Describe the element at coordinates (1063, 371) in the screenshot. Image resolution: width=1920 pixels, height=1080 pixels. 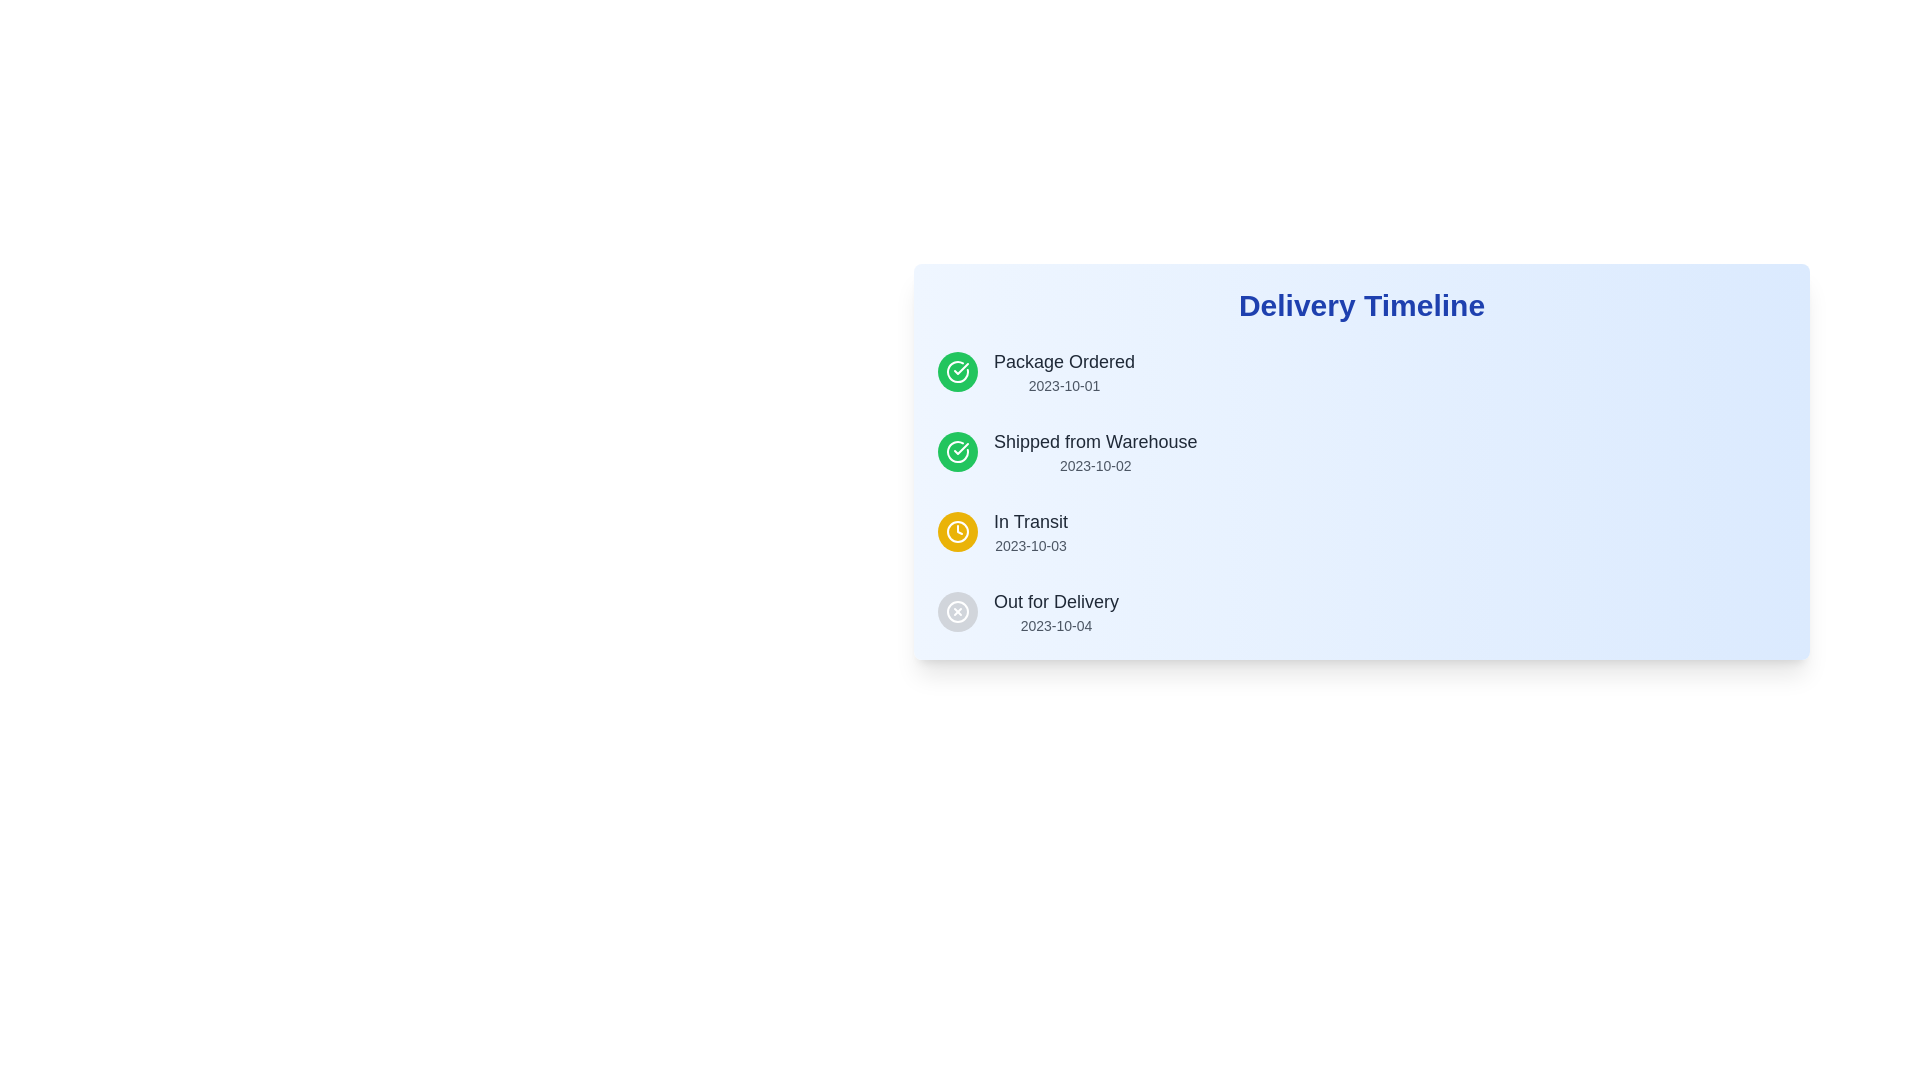
I see `the text element displaying 'Package Ordered' and '2023-10-01'` at that location.